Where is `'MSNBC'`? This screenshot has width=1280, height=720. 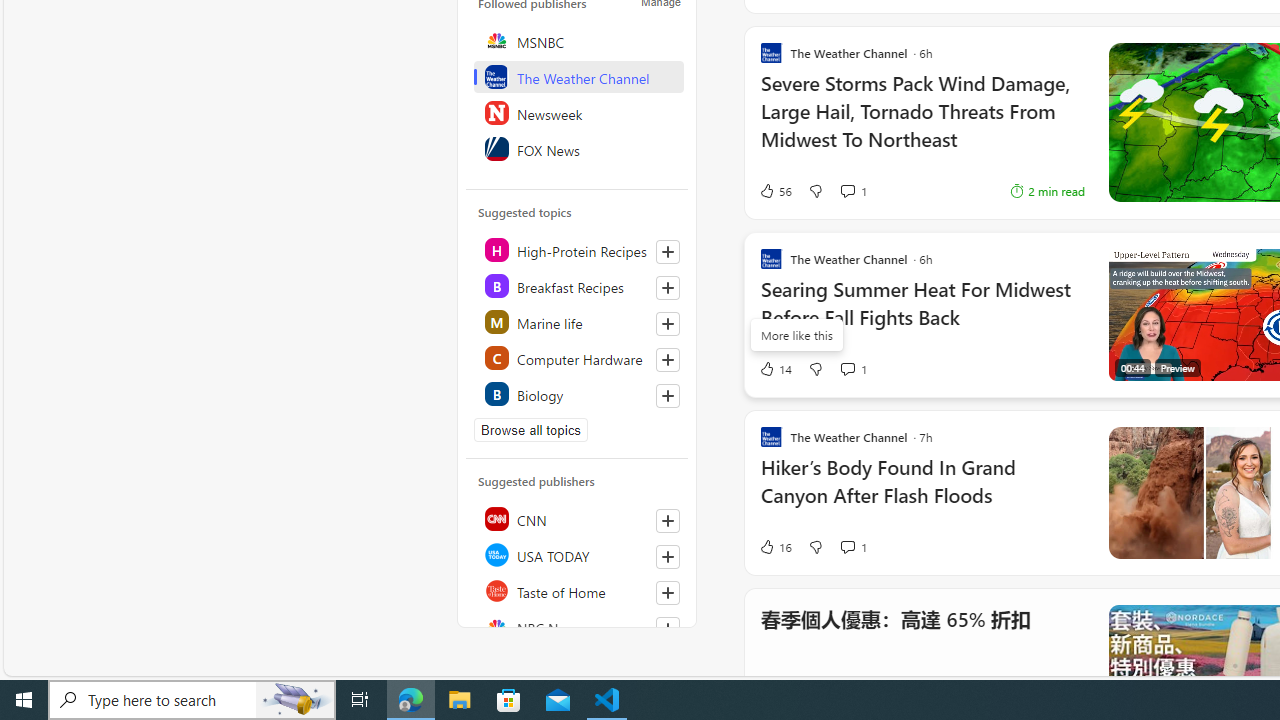 'MSNBC' is located at coordinates (577, 41).